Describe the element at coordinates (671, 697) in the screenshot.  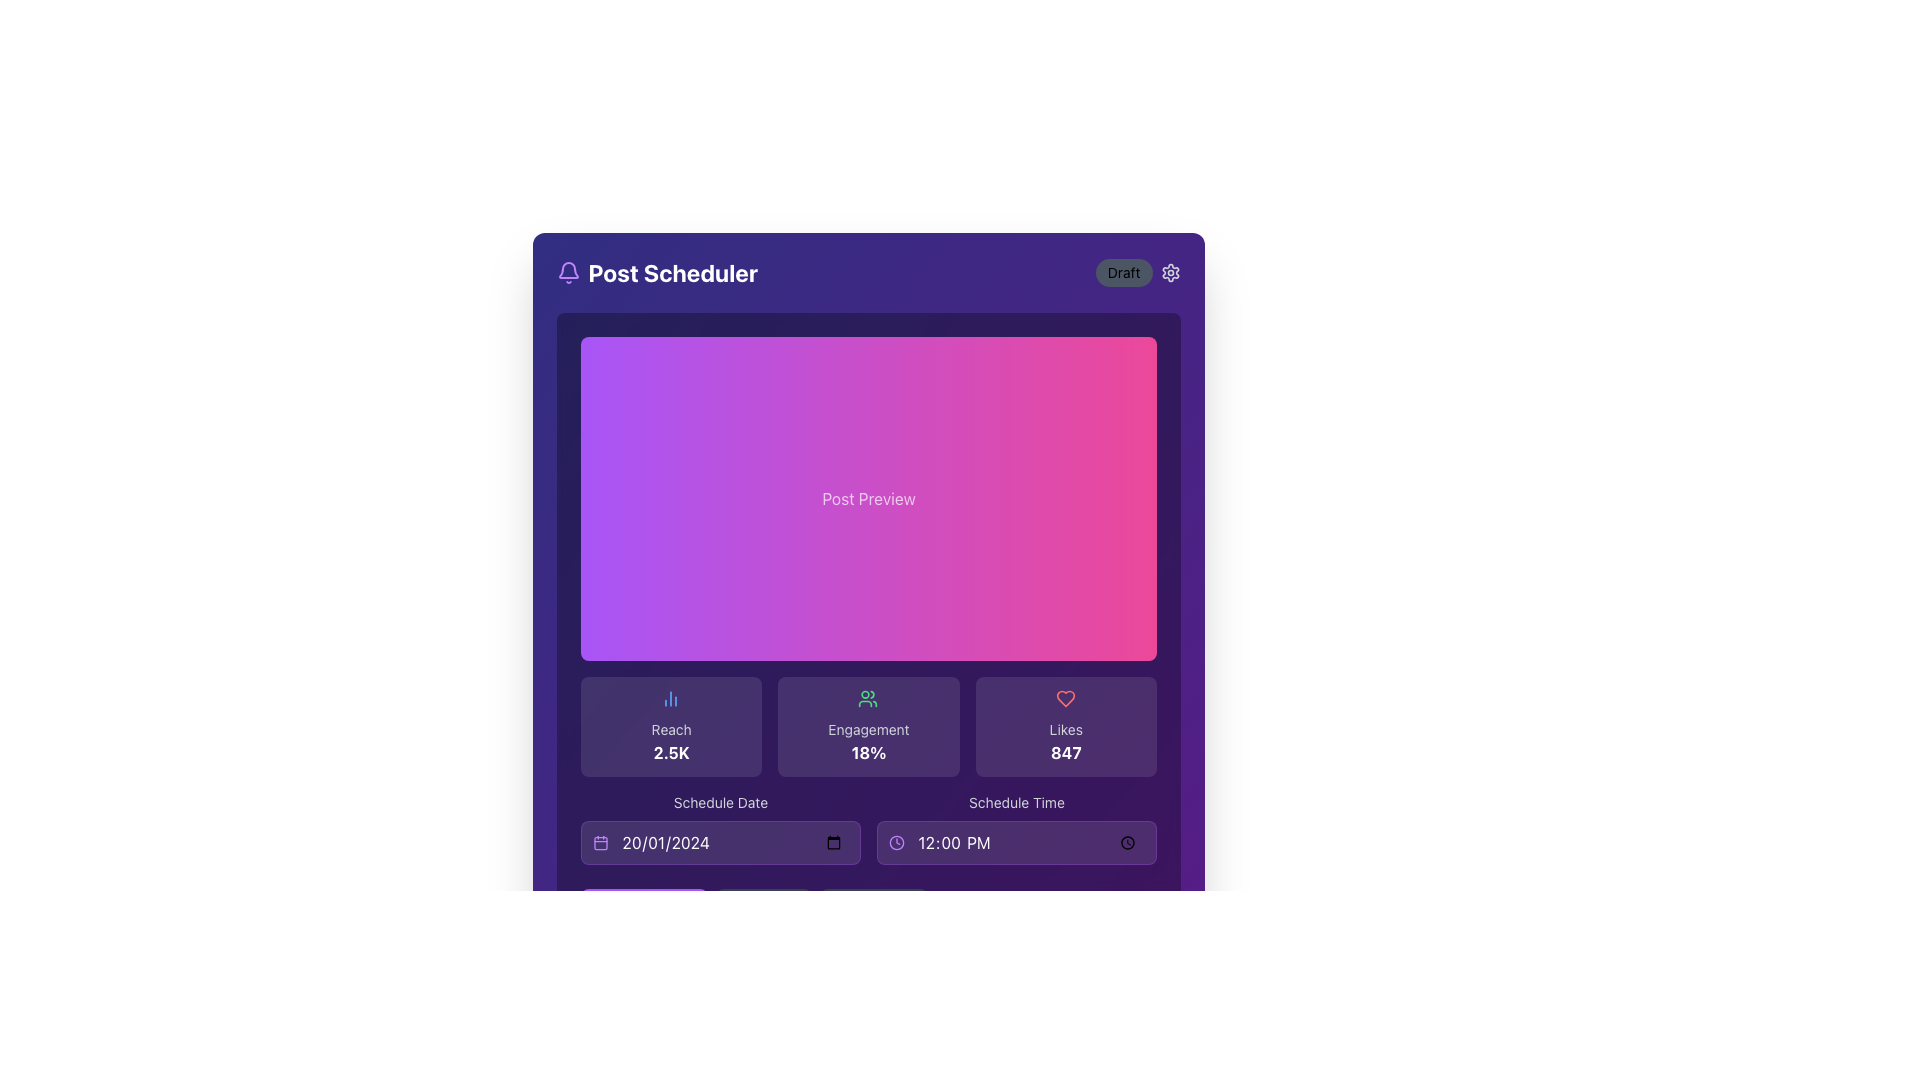
I see `the vertically-oriented blue bar chart icon located in the 'Reach' panel displaying '2.5K'` at that location.